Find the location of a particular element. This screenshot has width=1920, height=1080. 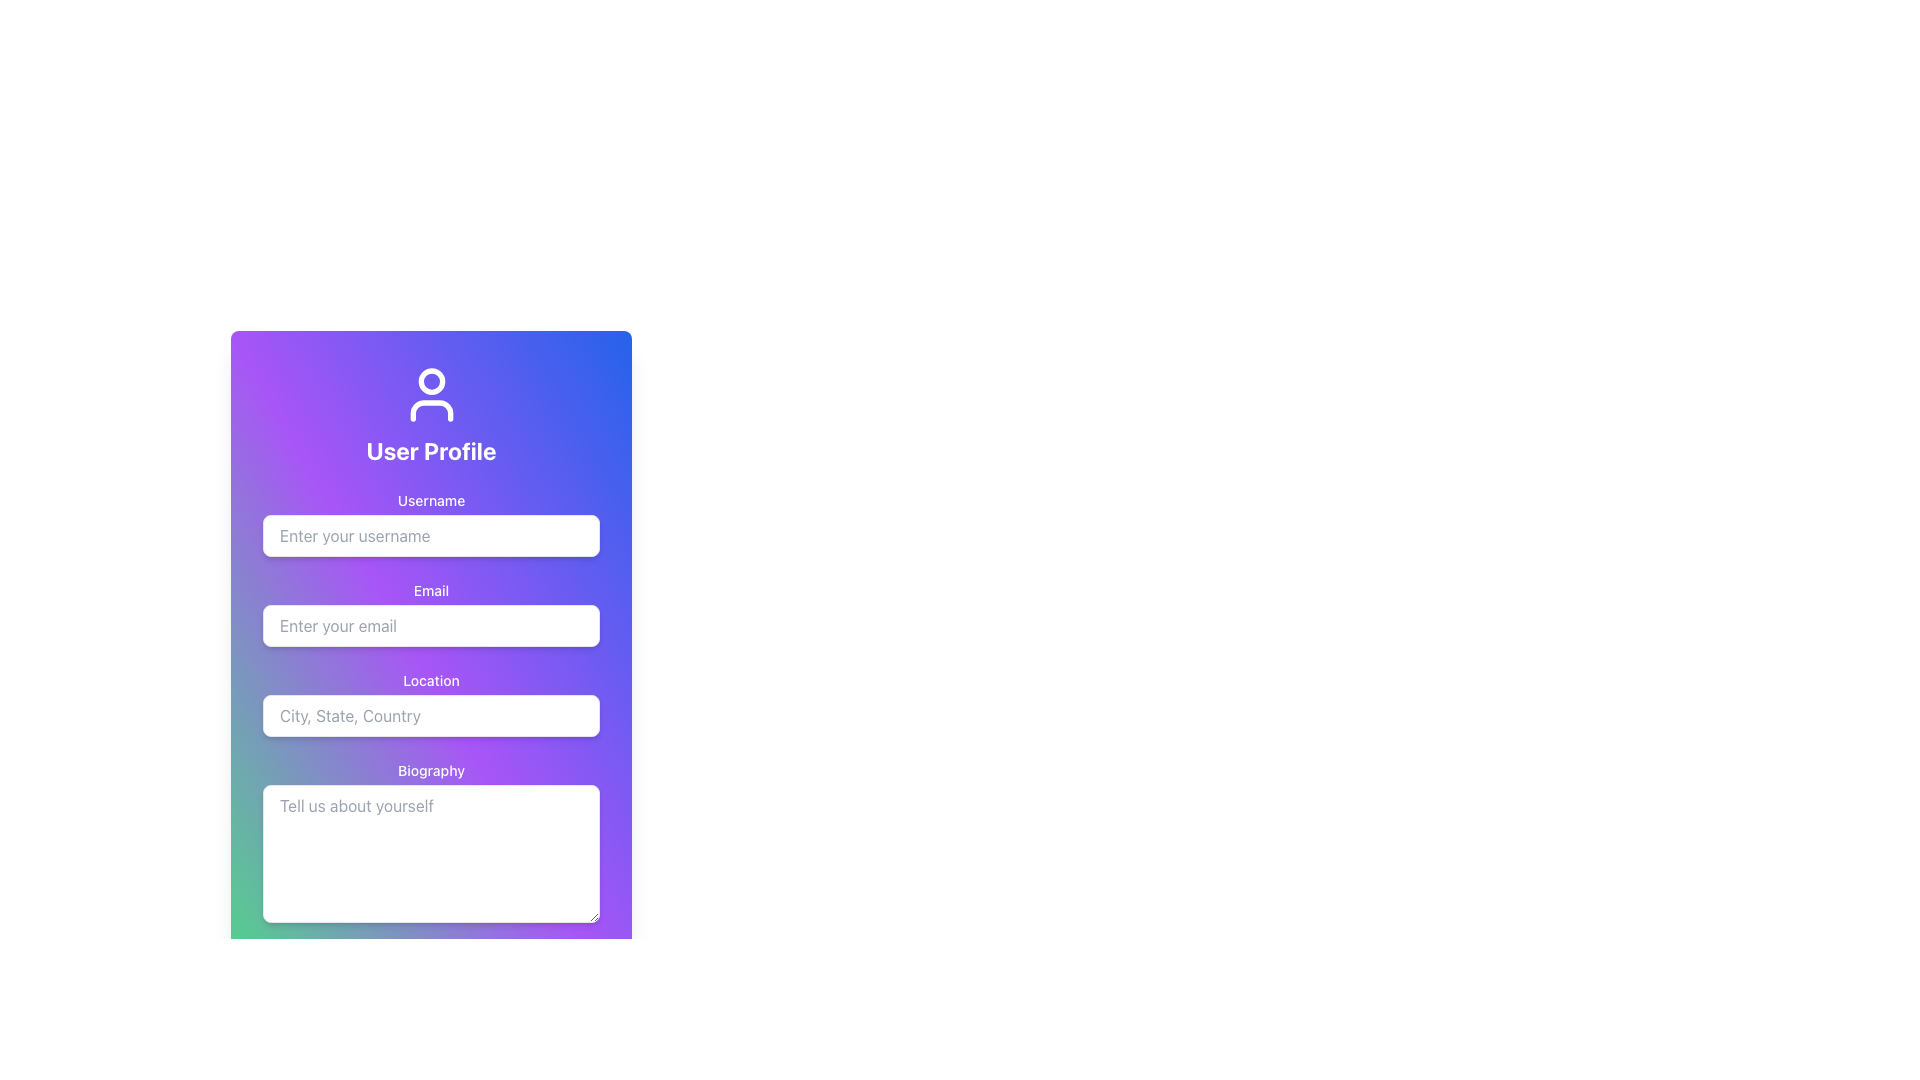

the header section titled 'User Profile' which features a large human figure icon and a gradient background from blue to purple, located at the top of the form card is located at coordinates (430, 414).